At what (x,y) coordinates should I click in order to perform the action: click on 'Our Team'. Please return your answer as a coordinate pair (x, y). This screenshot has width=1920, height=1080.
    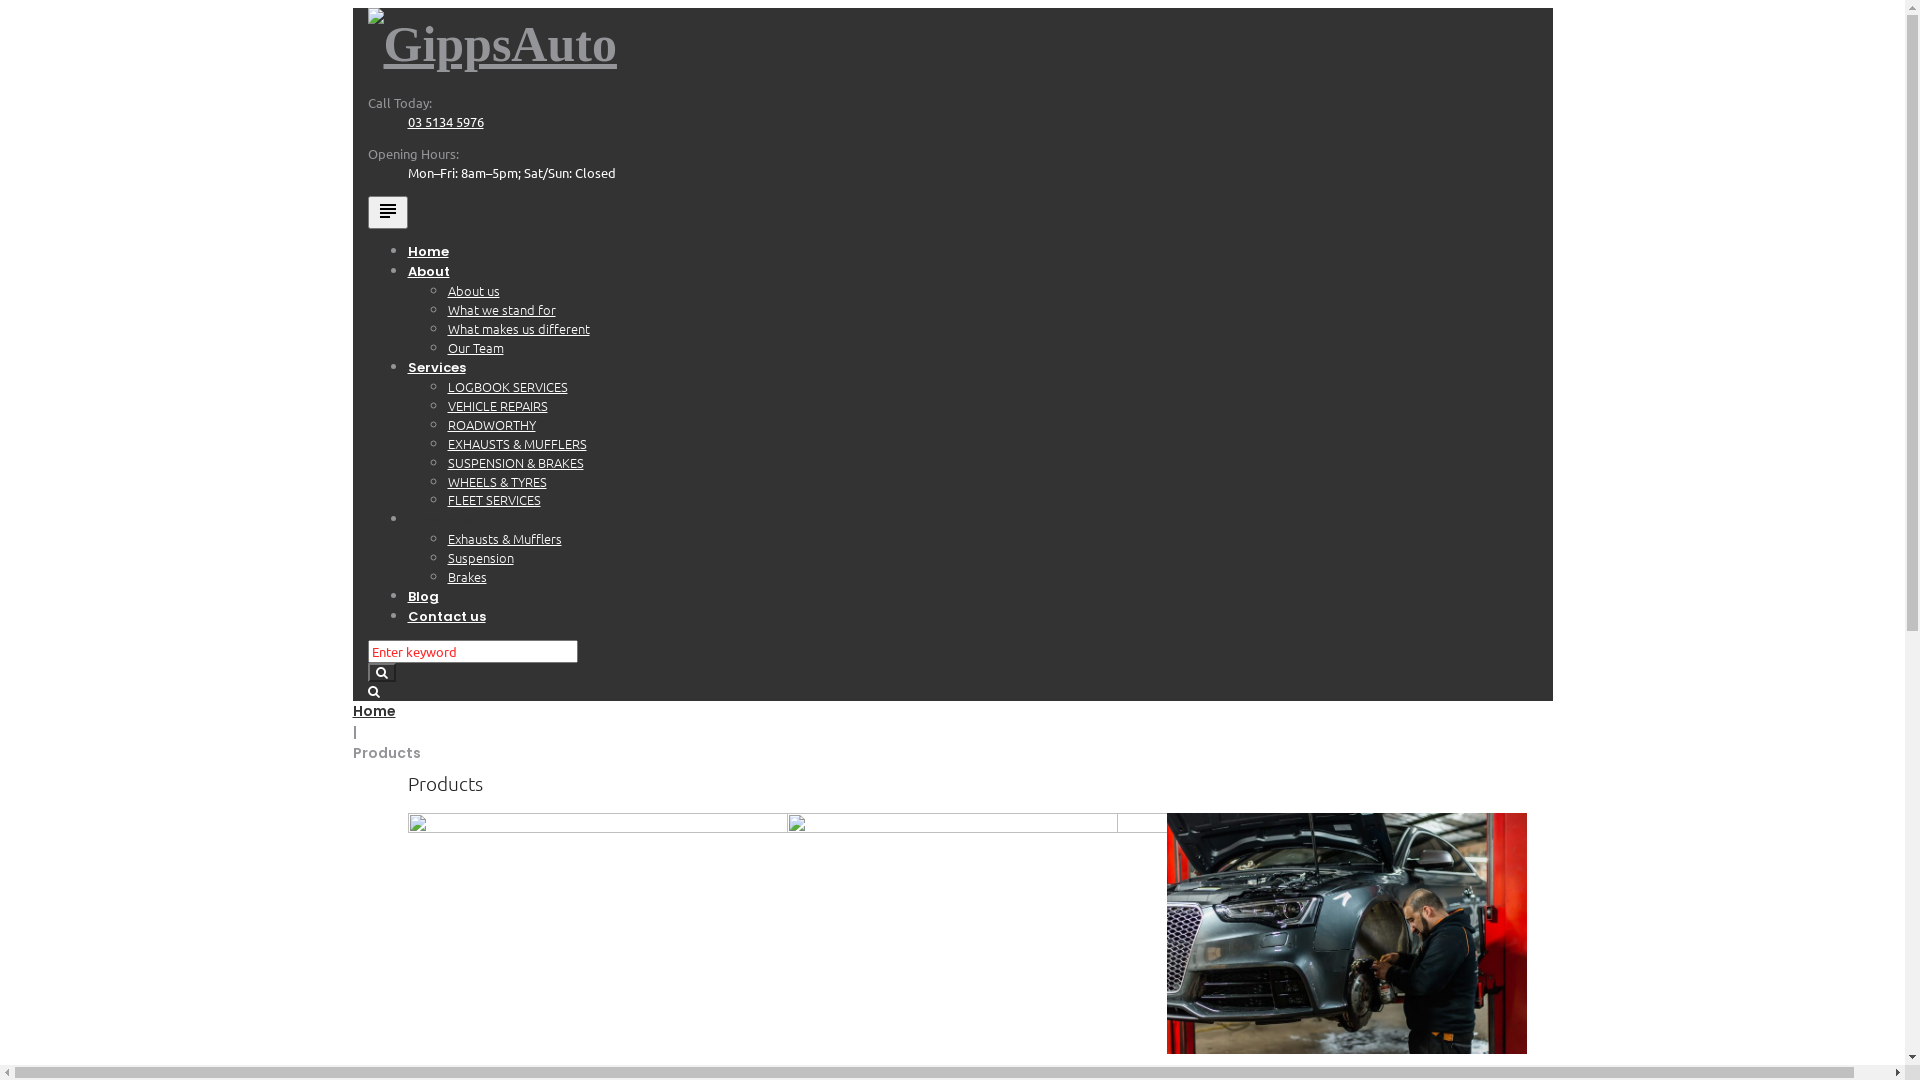
    Looking at the image, I should click on (474, 346).